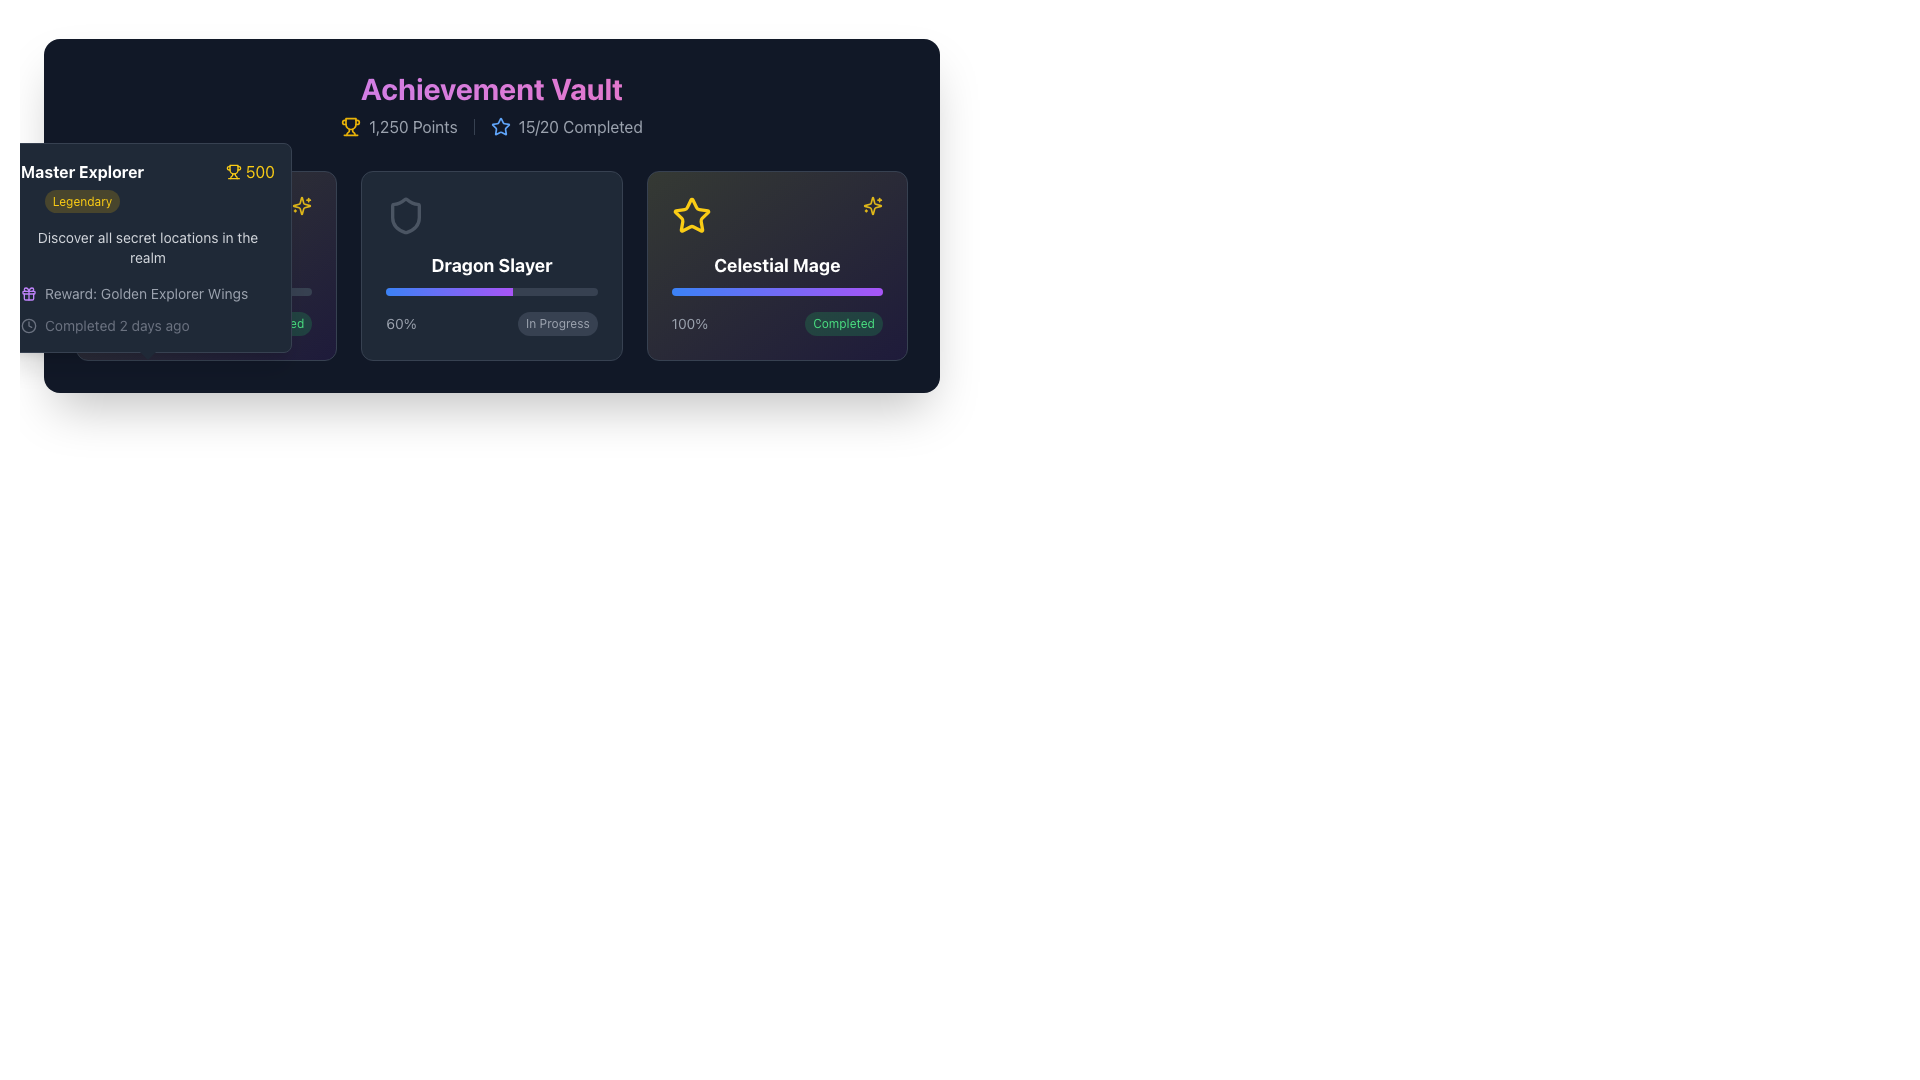 The image size is (1920, 1080). I want to click on the text label that states 'Completed 2 days ago', which is positioned at the bottom section of the 'Master Explorer' card, adjacent to the clock icon, so click(116, 325).